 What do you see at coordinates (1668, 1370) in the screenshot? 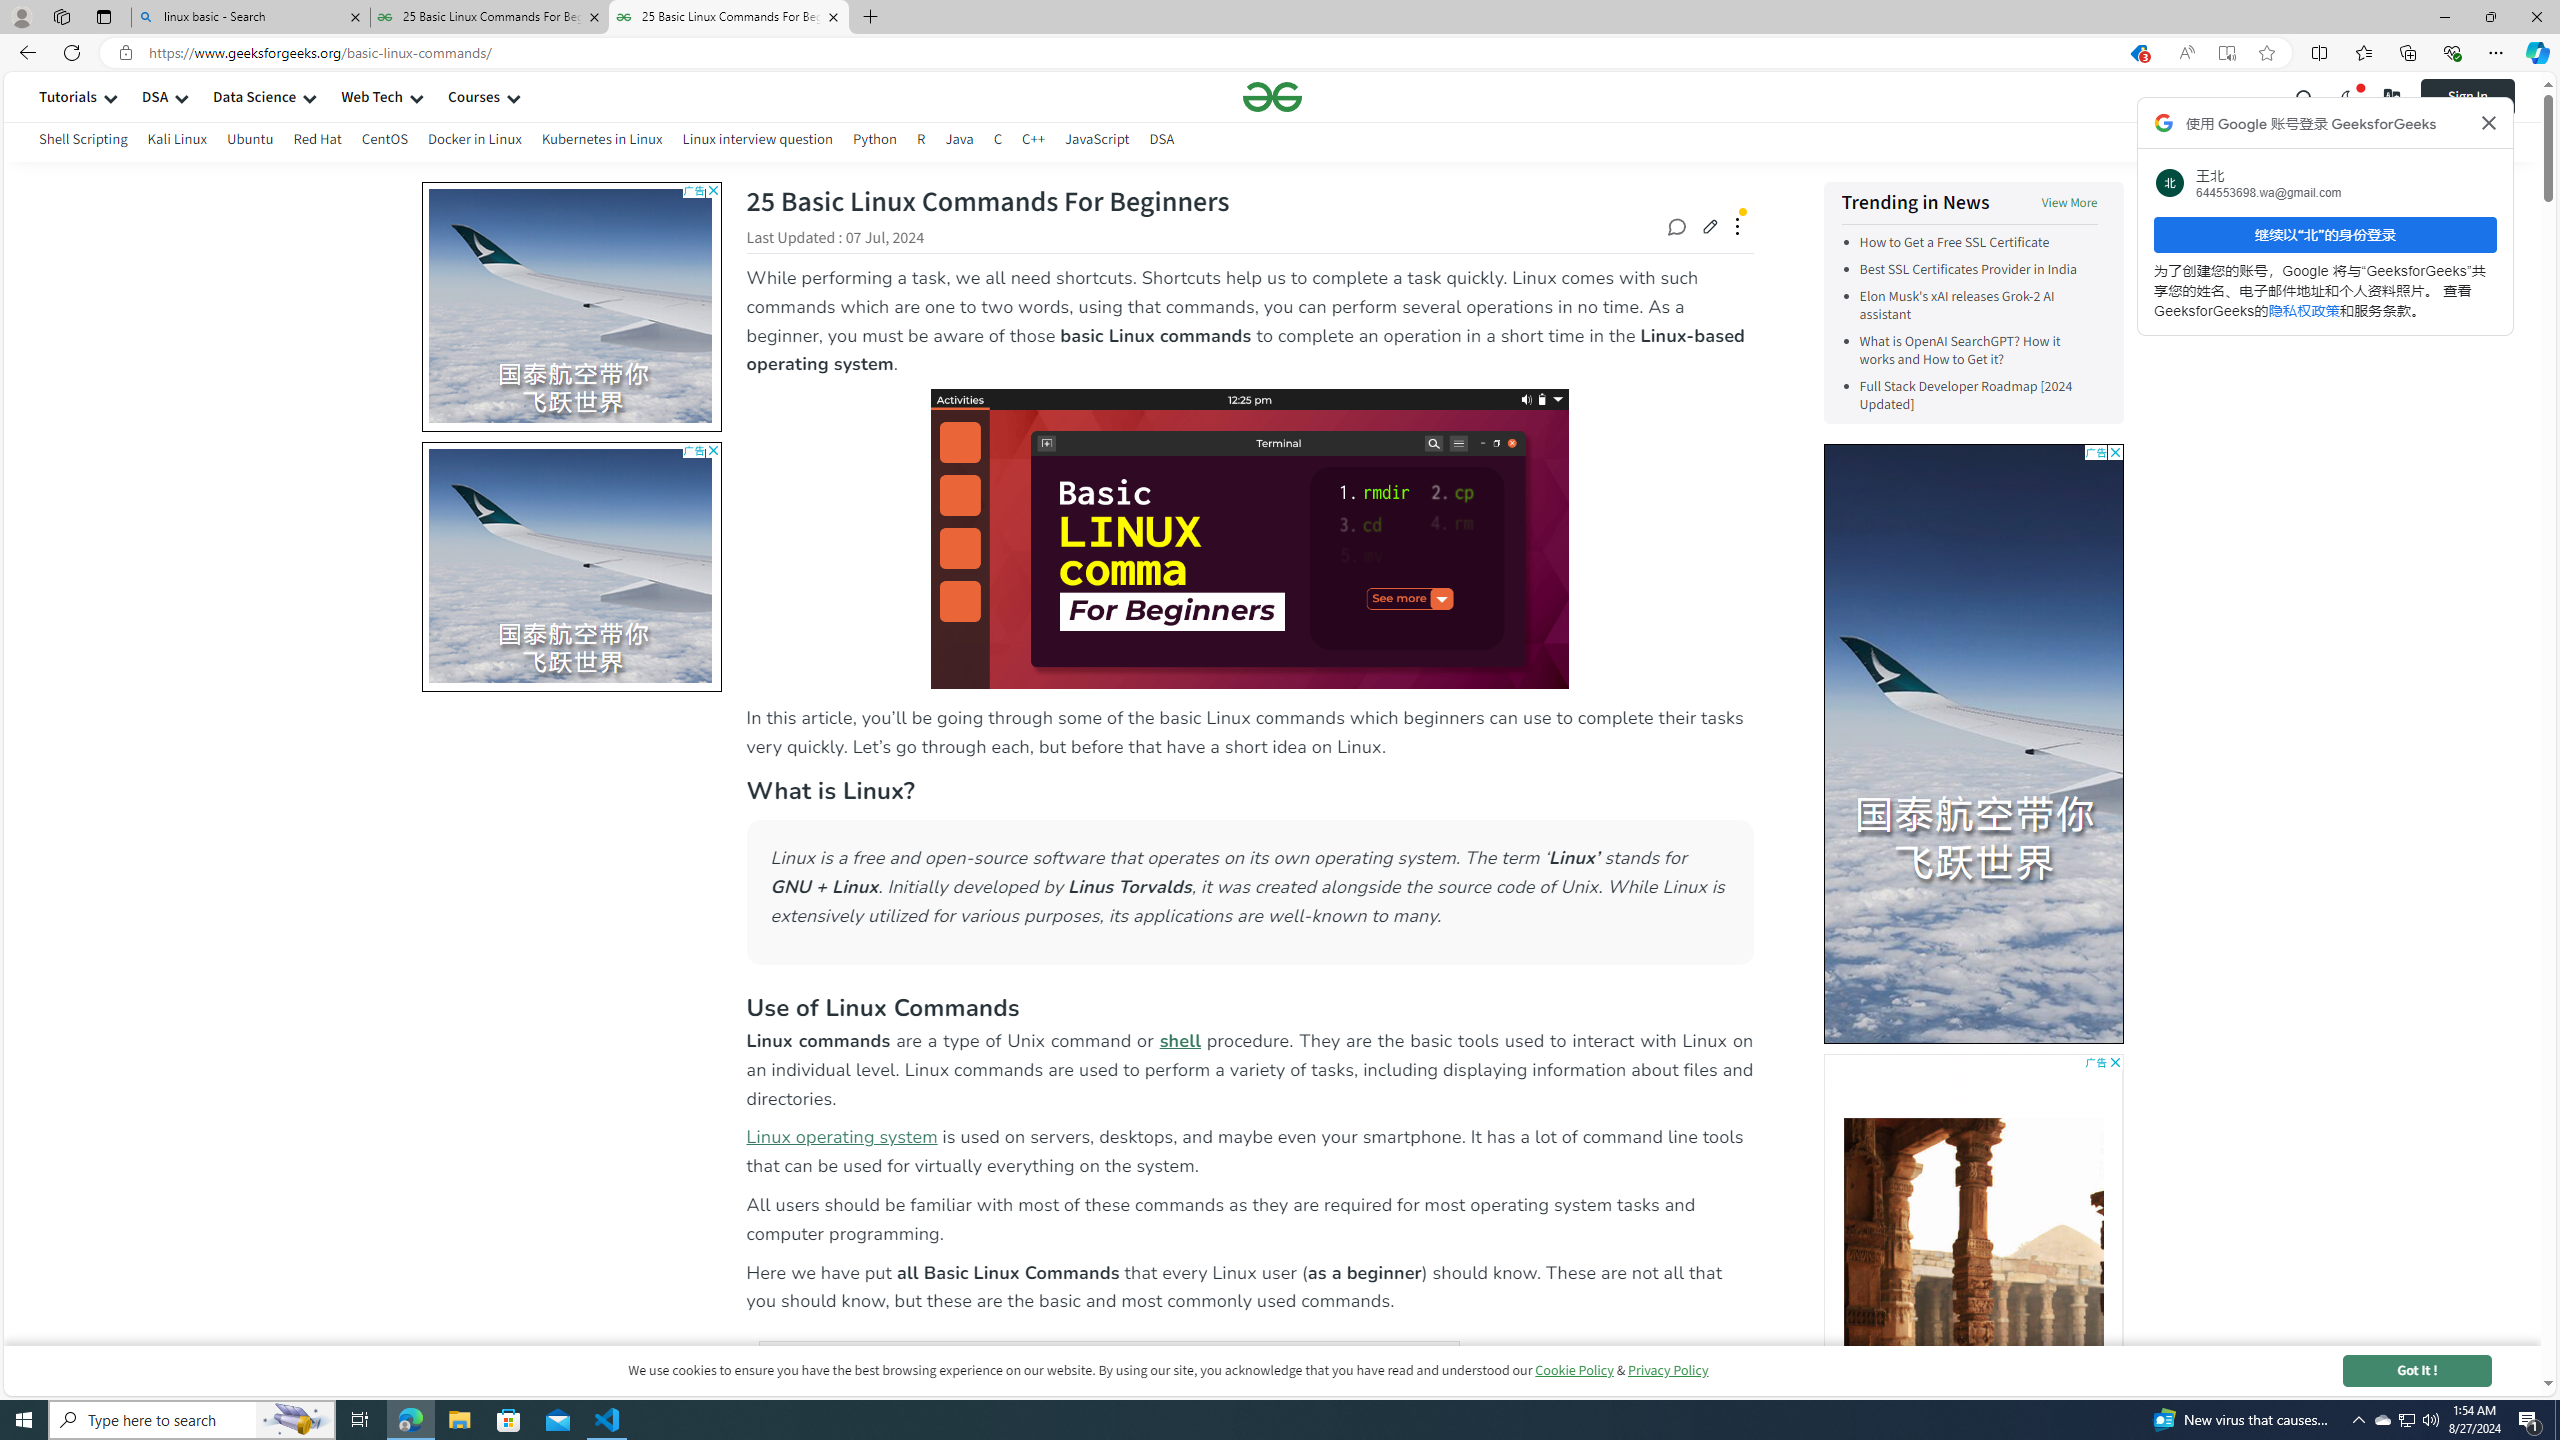
I see `'Privacy Policy'` at bounding box center [1668, 1370].